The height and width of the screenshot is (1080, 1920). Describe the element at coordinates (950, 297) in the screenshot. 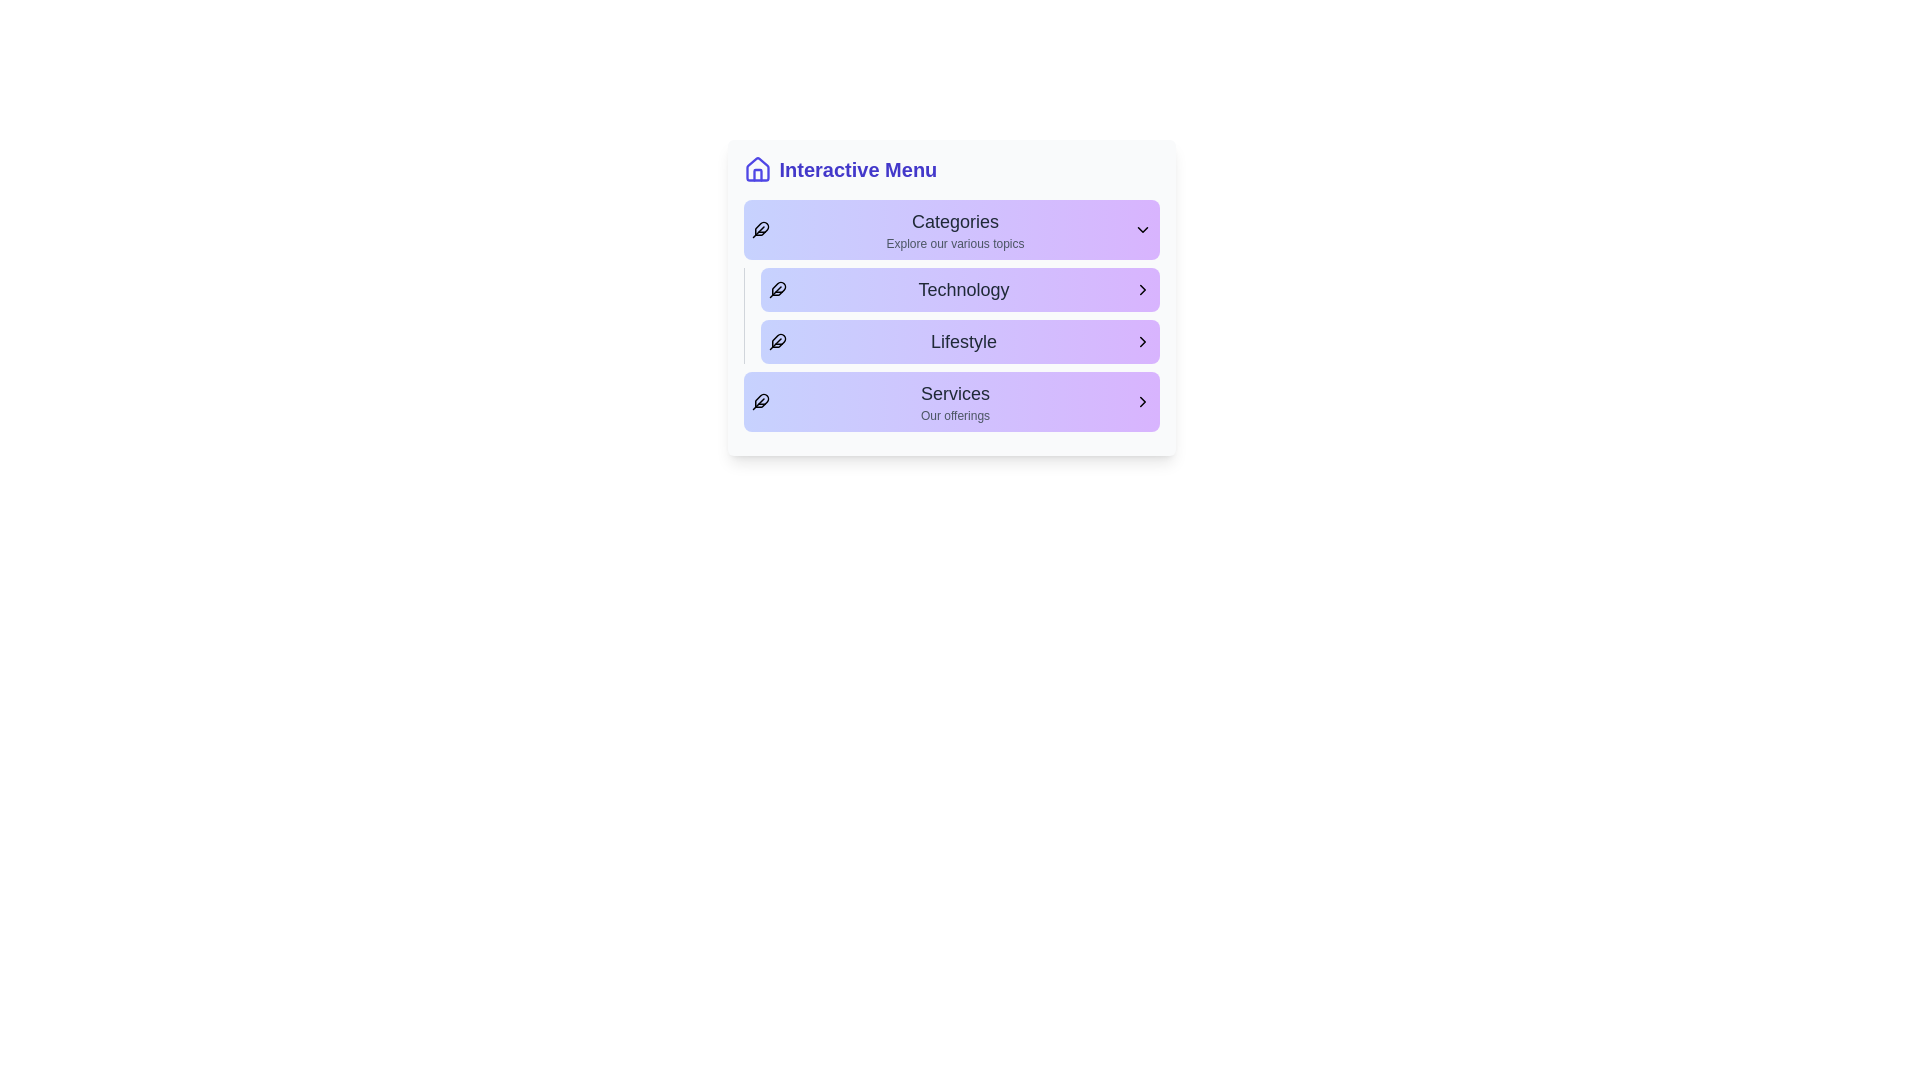

I see `the 'Technology' menu item button using keyboard navigation` at that location.